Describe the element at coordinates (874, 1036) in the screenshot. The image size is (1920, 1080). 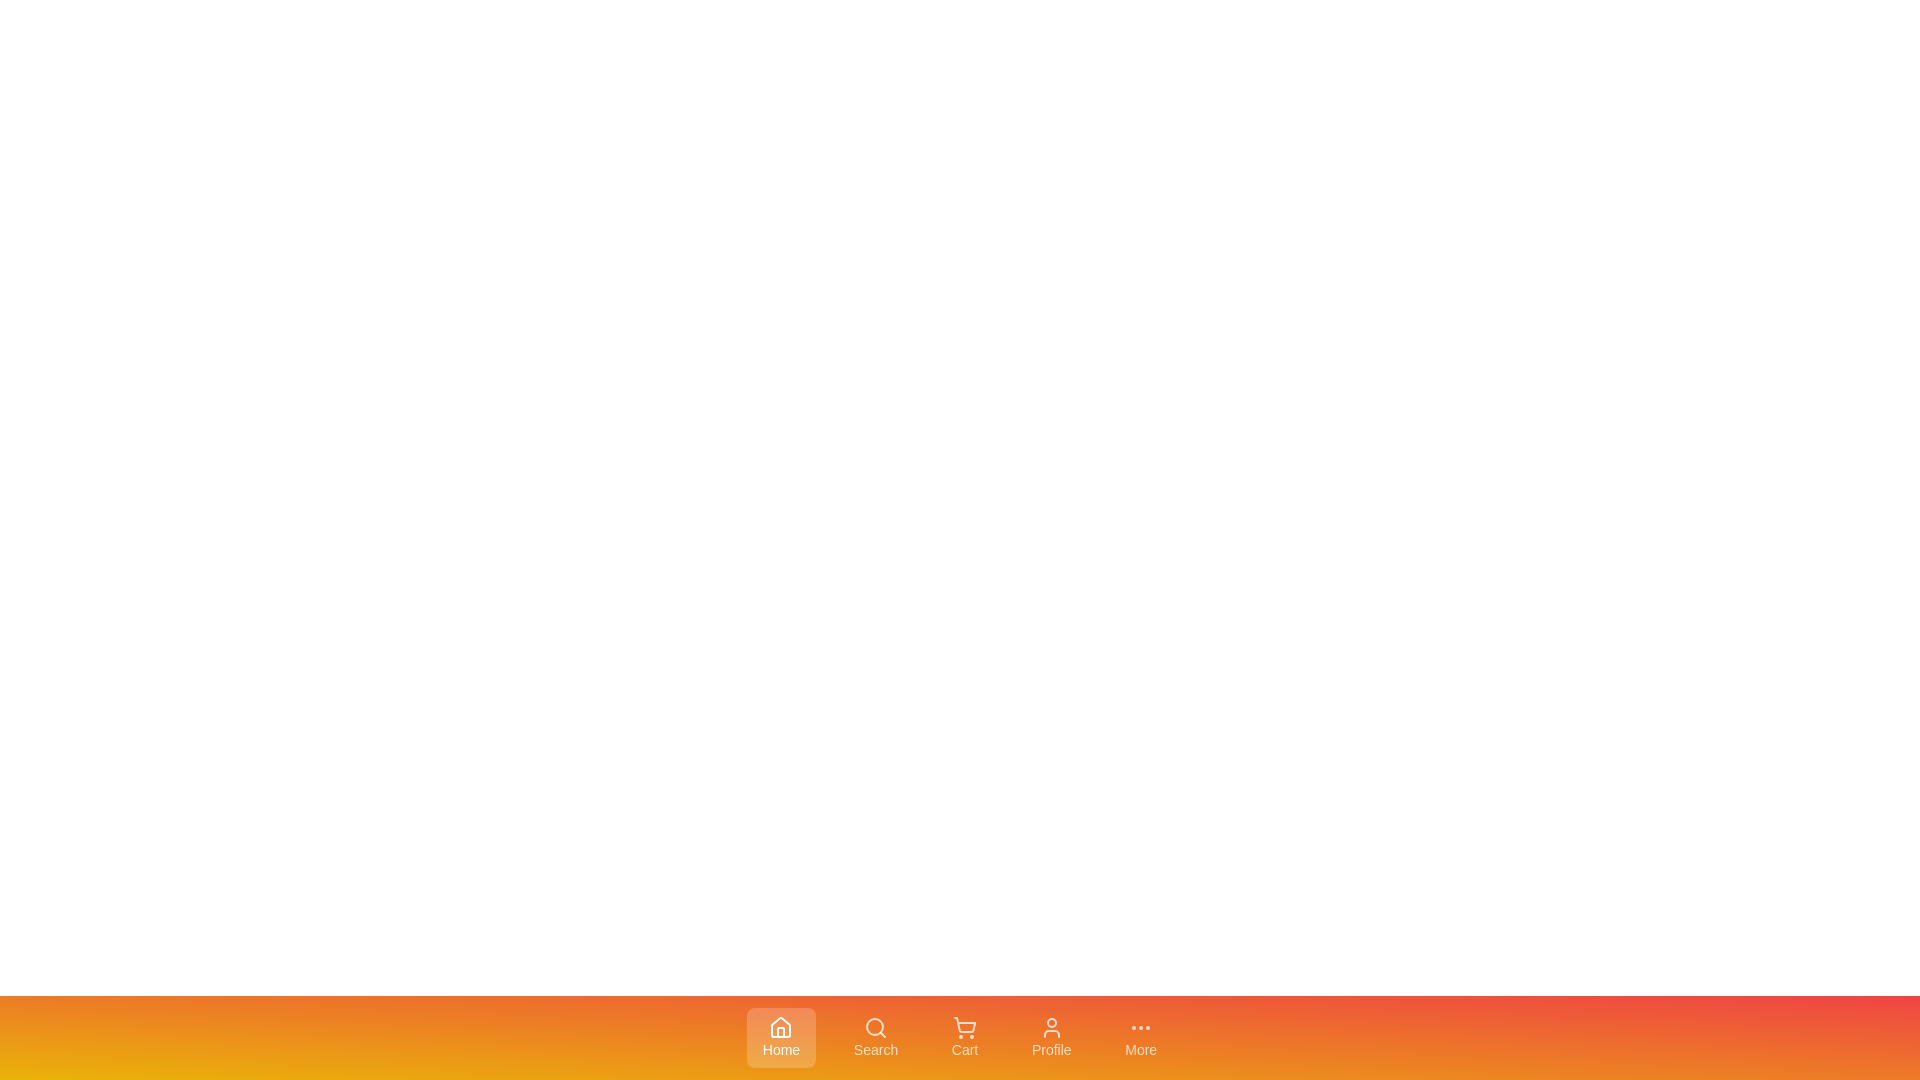
I see `the Search tab in the bottom navigation bar` at that location.